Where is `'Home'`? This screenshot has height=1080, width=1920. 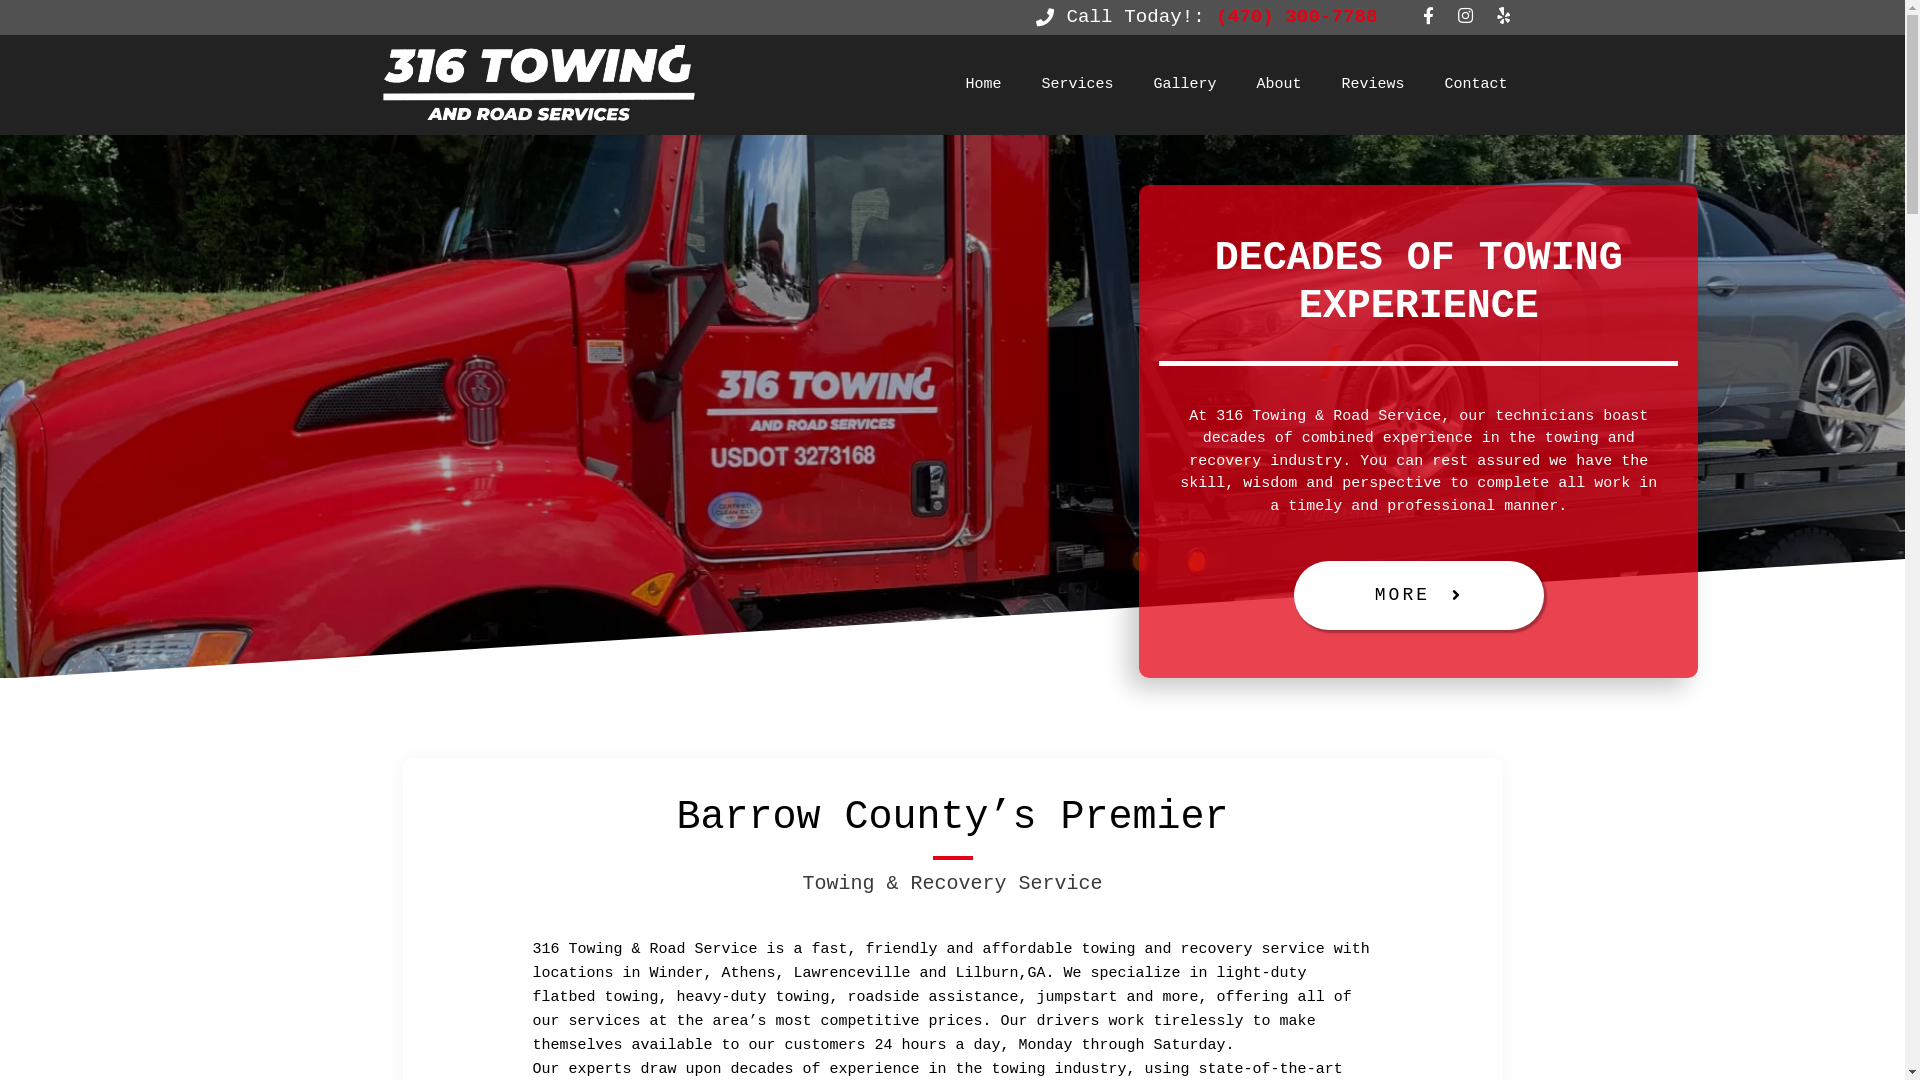 'Home' is located at coordinates (983, 83).